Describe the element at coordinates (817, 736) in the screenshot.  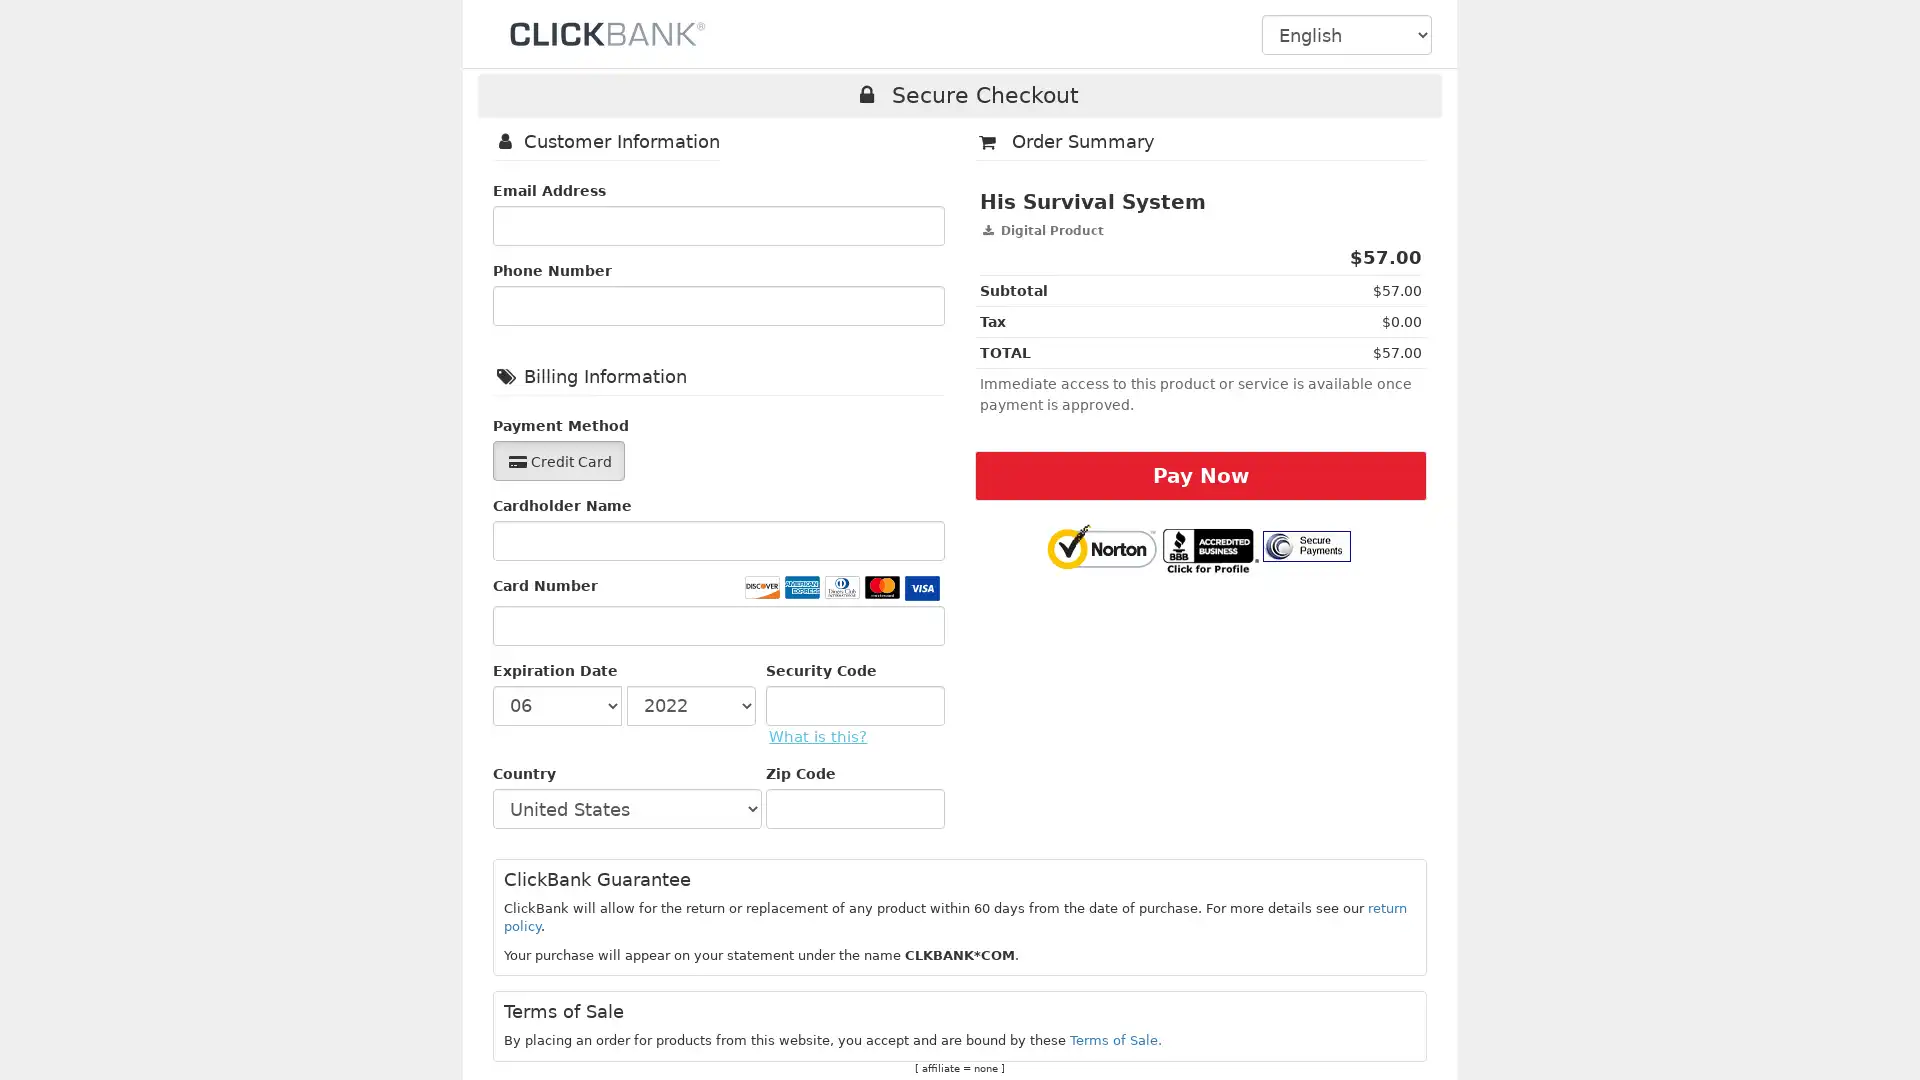
I see `What is this?` at that location.